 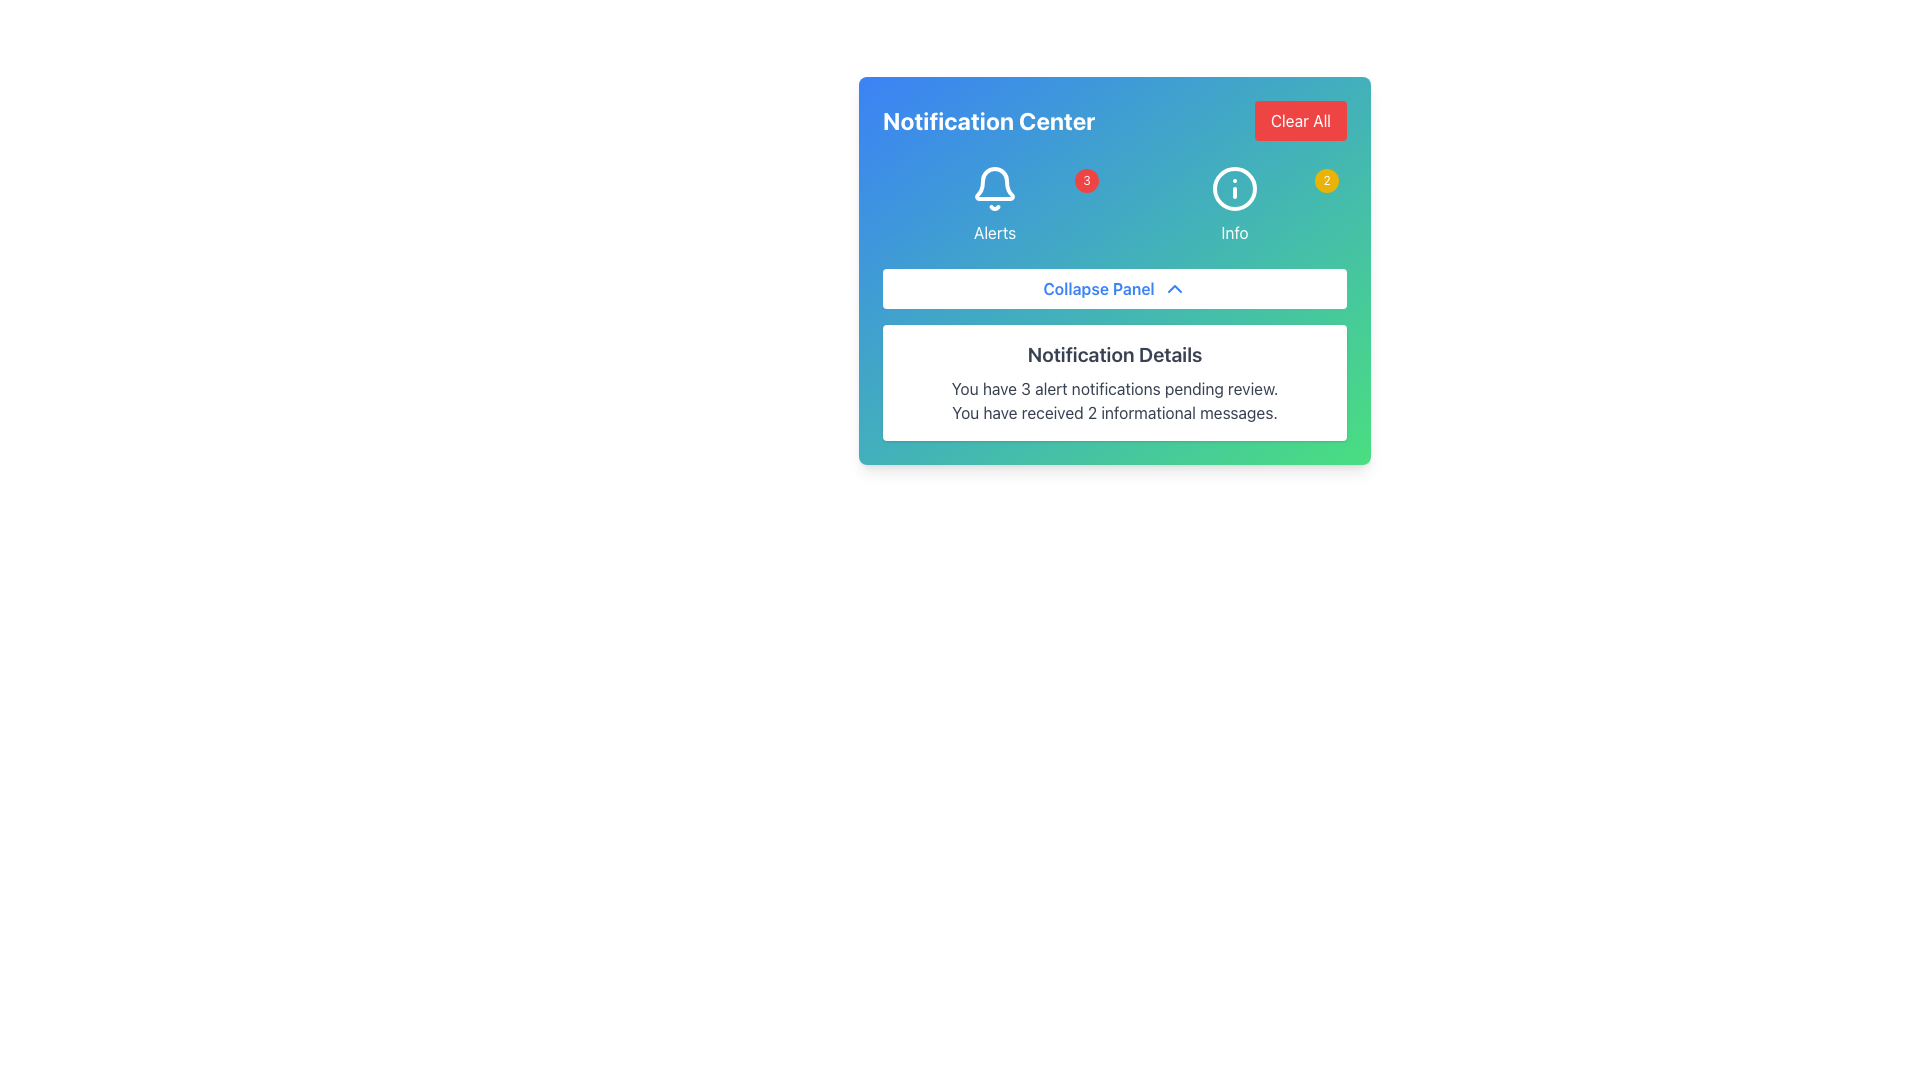 I want to click on the Notification Badge that displays the count of informational messages associated with the 'Info' section, located at the top-right corner of the 'Info' icon, so click(x=1326, y=181).